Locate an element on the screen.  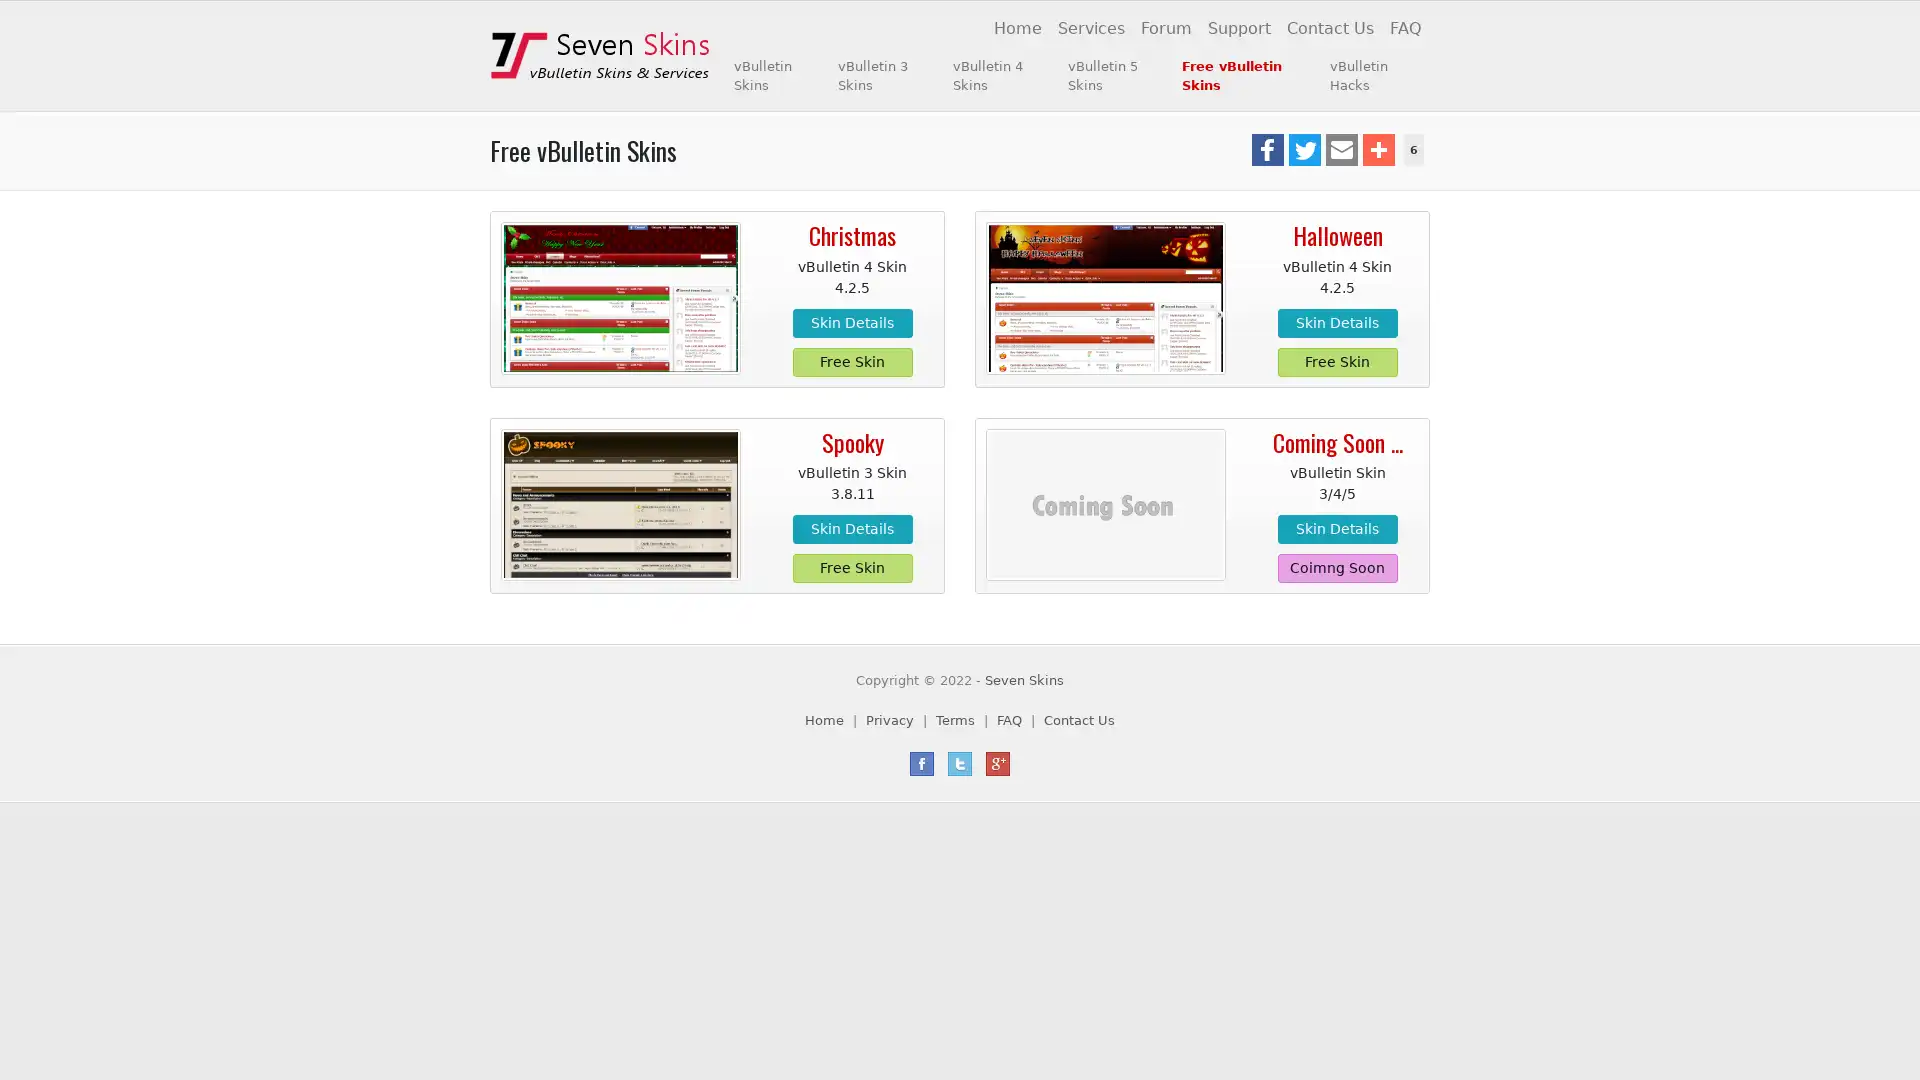
Skin Details is located at coordinates (851, 528).